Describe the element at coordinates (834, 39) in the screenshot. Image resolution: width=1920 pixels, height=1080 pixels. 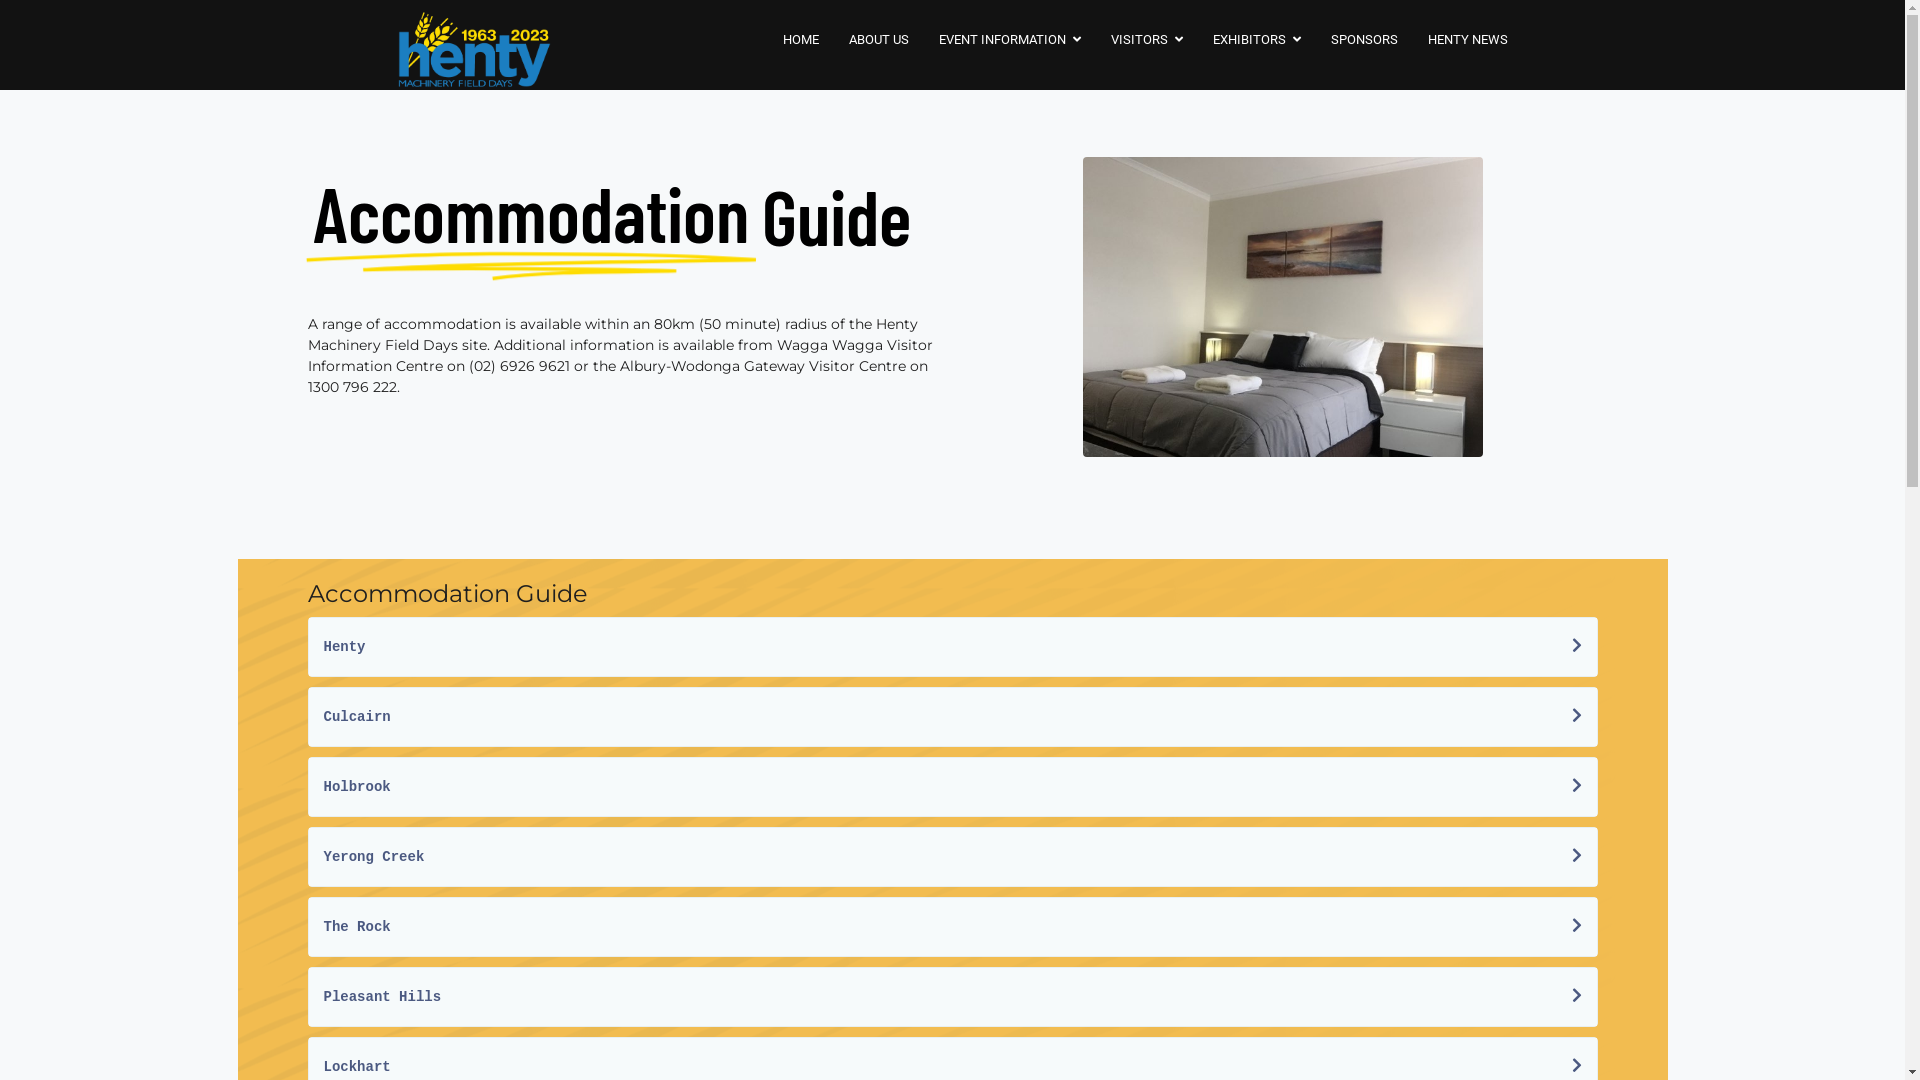
I see `'ABOUT US'` at that location.